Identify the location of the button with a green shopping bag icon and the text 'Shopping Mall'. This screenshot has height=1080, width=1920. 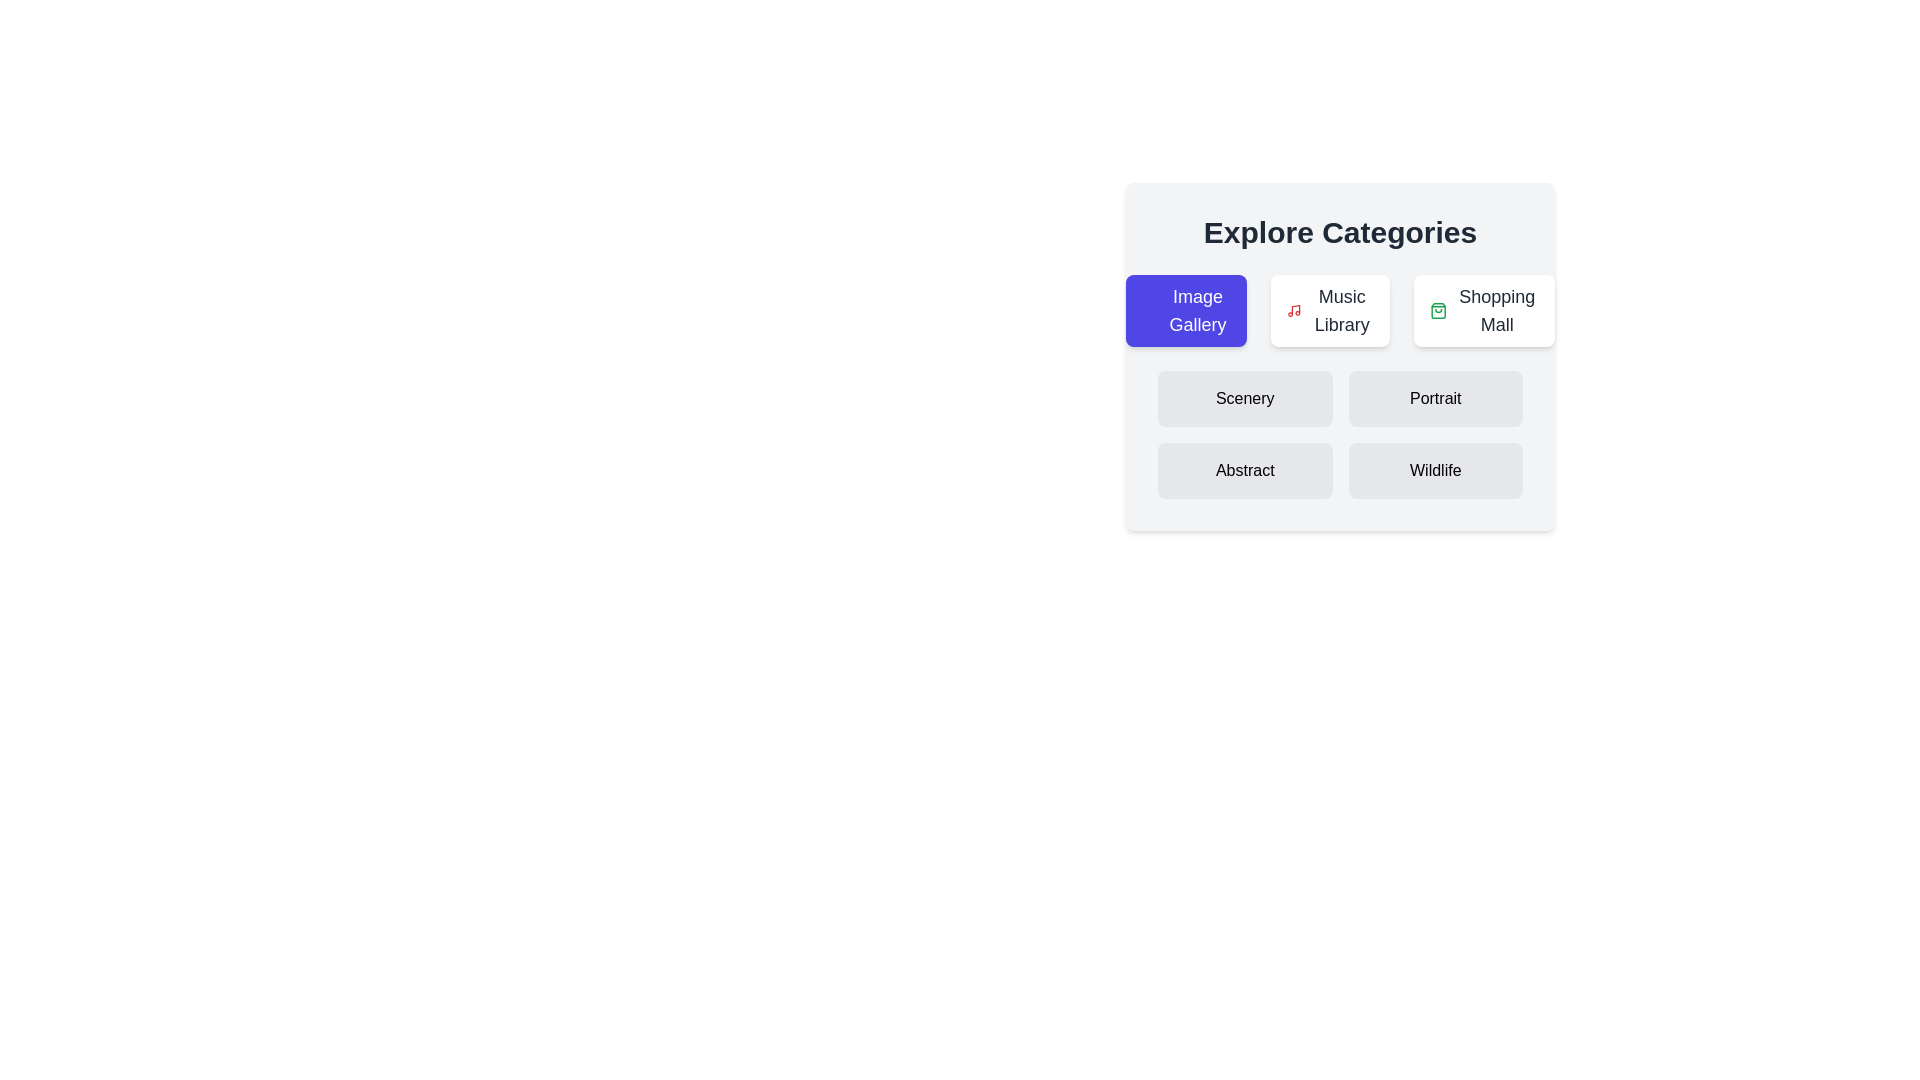
(1483, 311).